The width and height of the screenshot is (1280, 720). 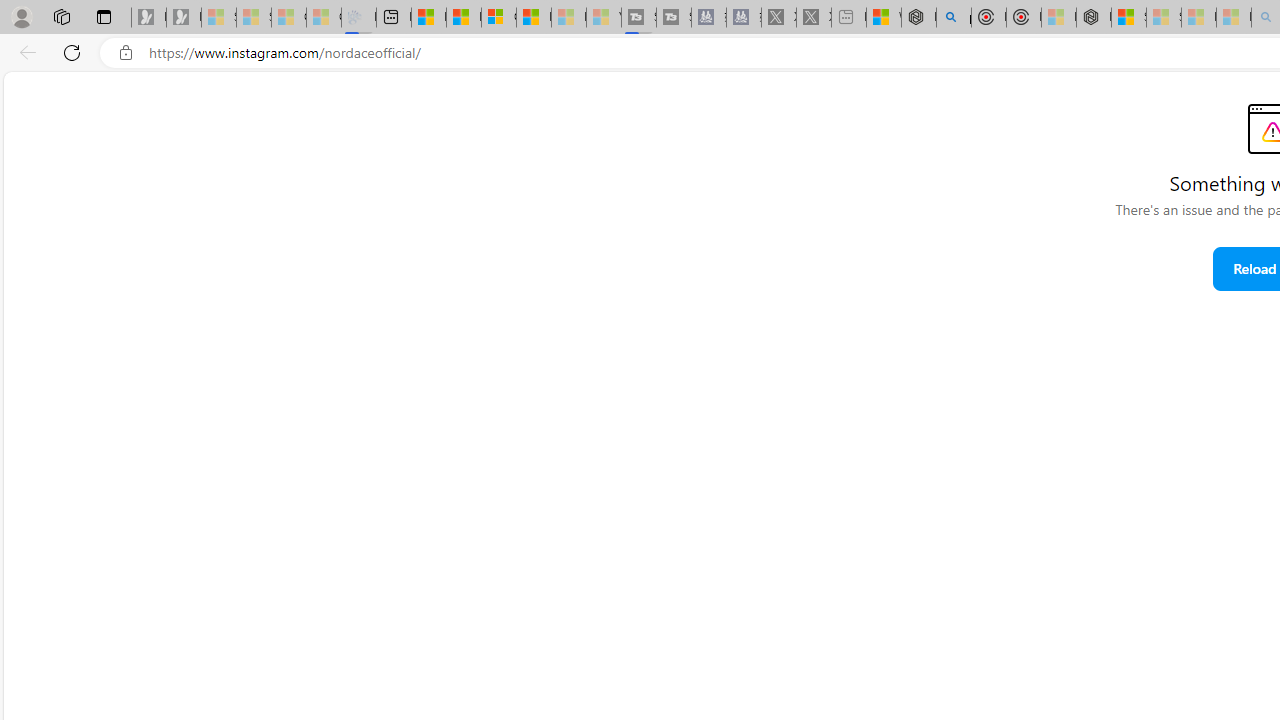 What do you see at coordinates (953, 17) in the screenshot?
I see `'poe - Search'` at bounding box center [953, 17].